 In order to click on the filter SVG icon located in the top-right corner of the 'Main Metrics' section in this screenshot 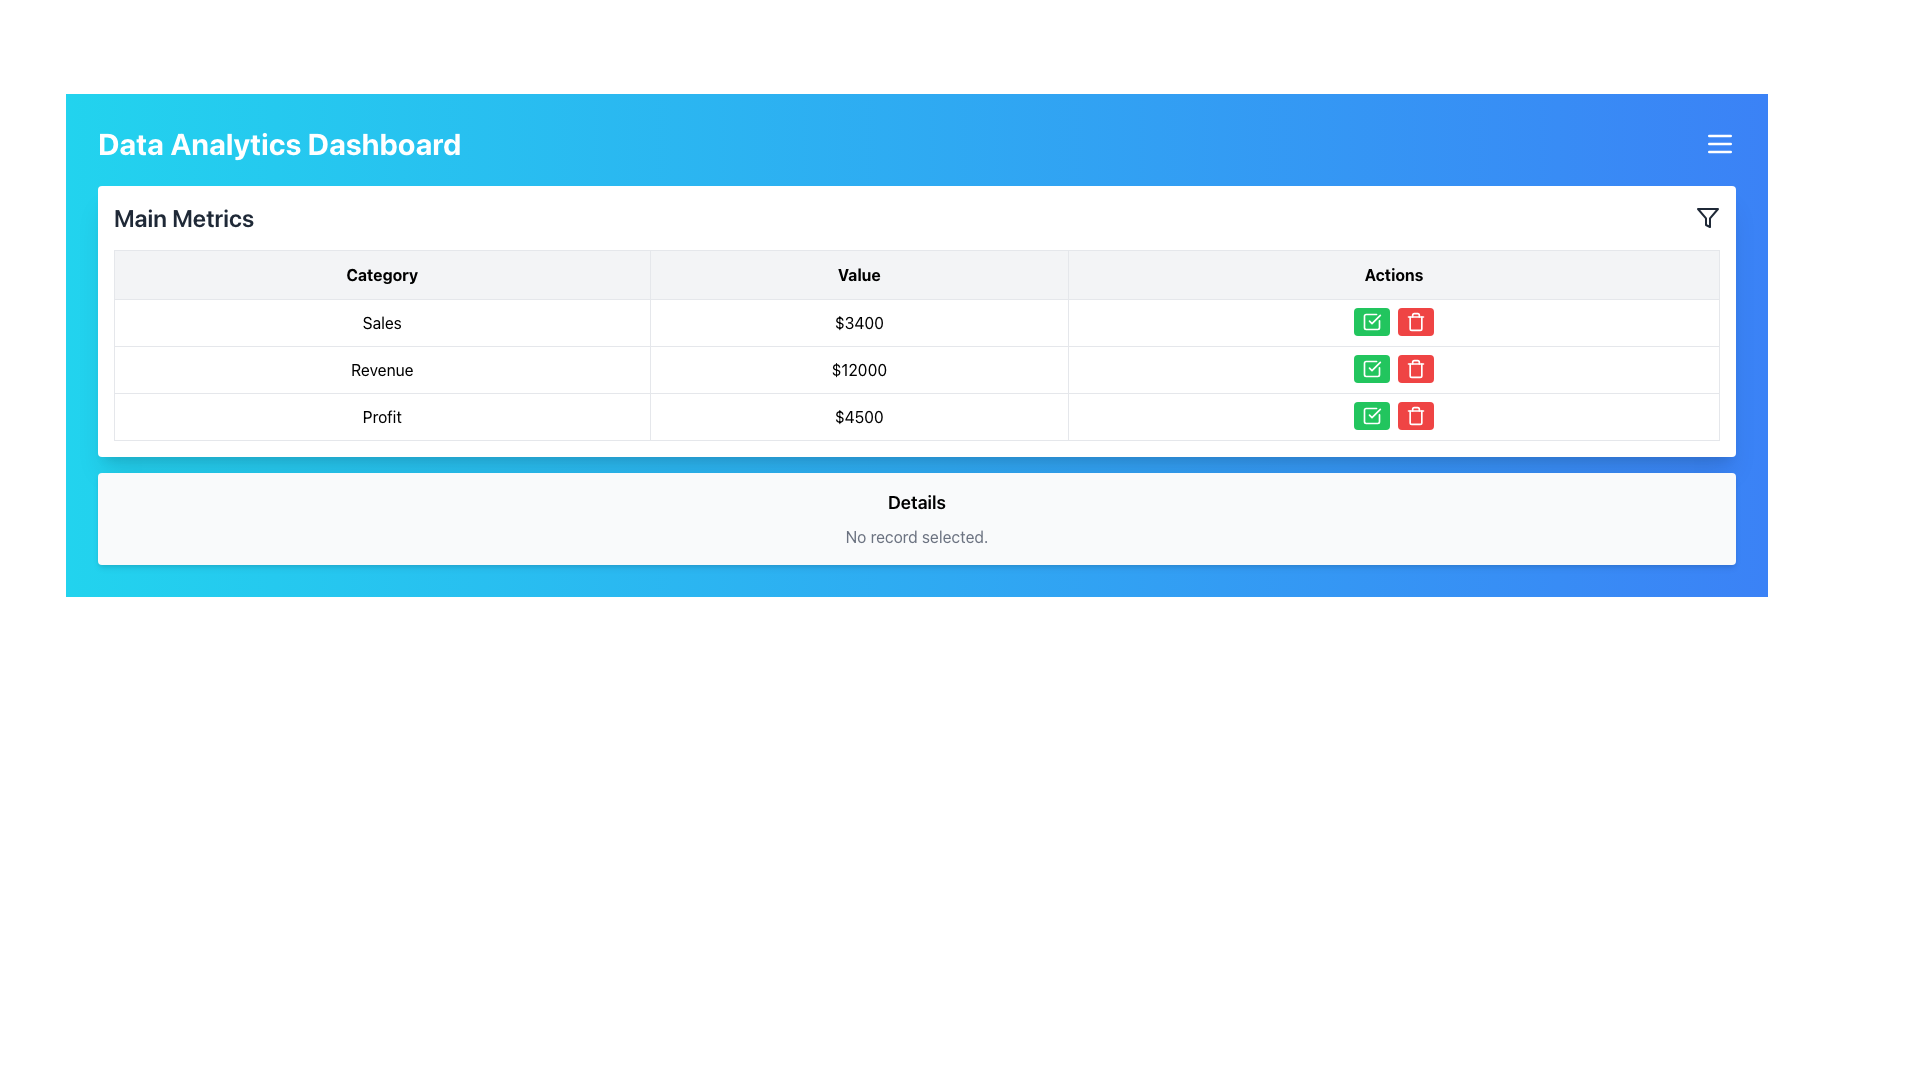, I will do `click(1707, 218)`.